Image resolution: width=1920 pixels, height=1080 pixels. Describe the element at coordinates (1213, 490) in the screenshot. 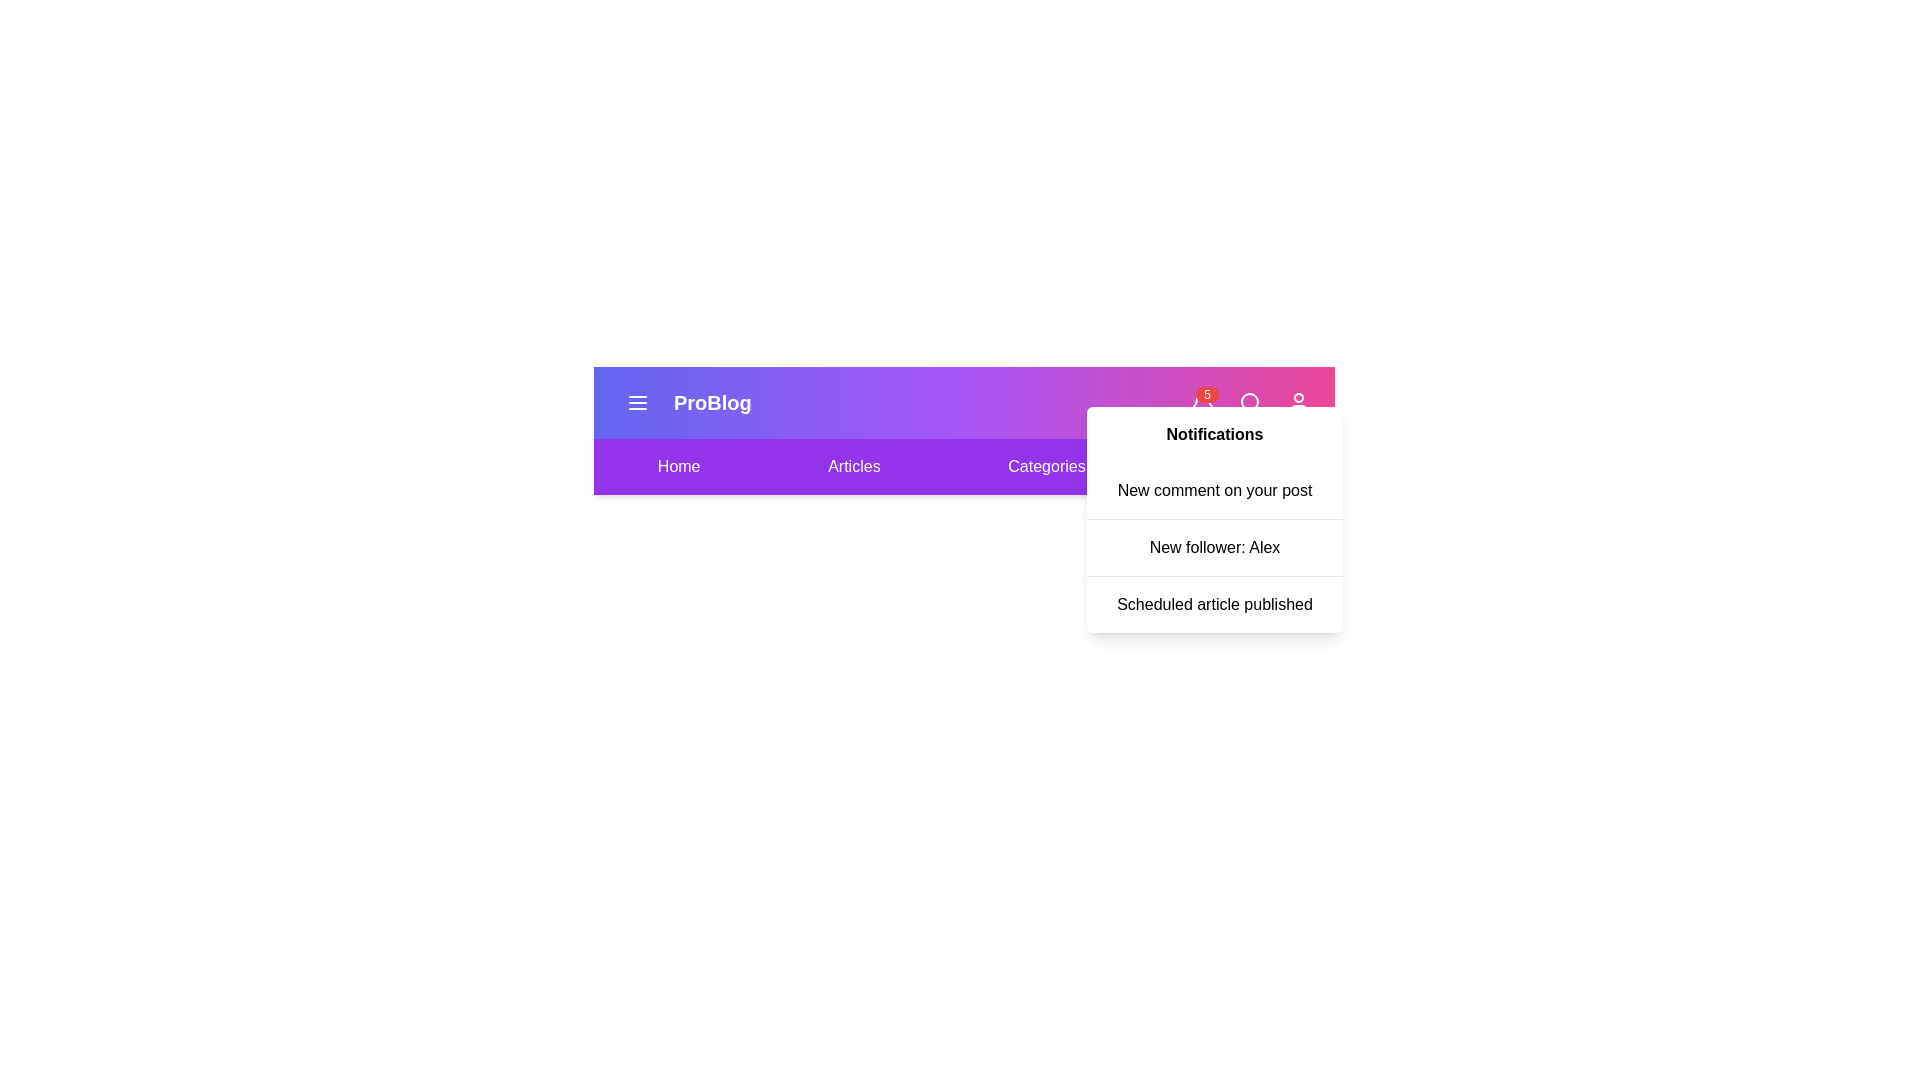

I see `the notification titled 'New comment on your post' from the list` at that location.